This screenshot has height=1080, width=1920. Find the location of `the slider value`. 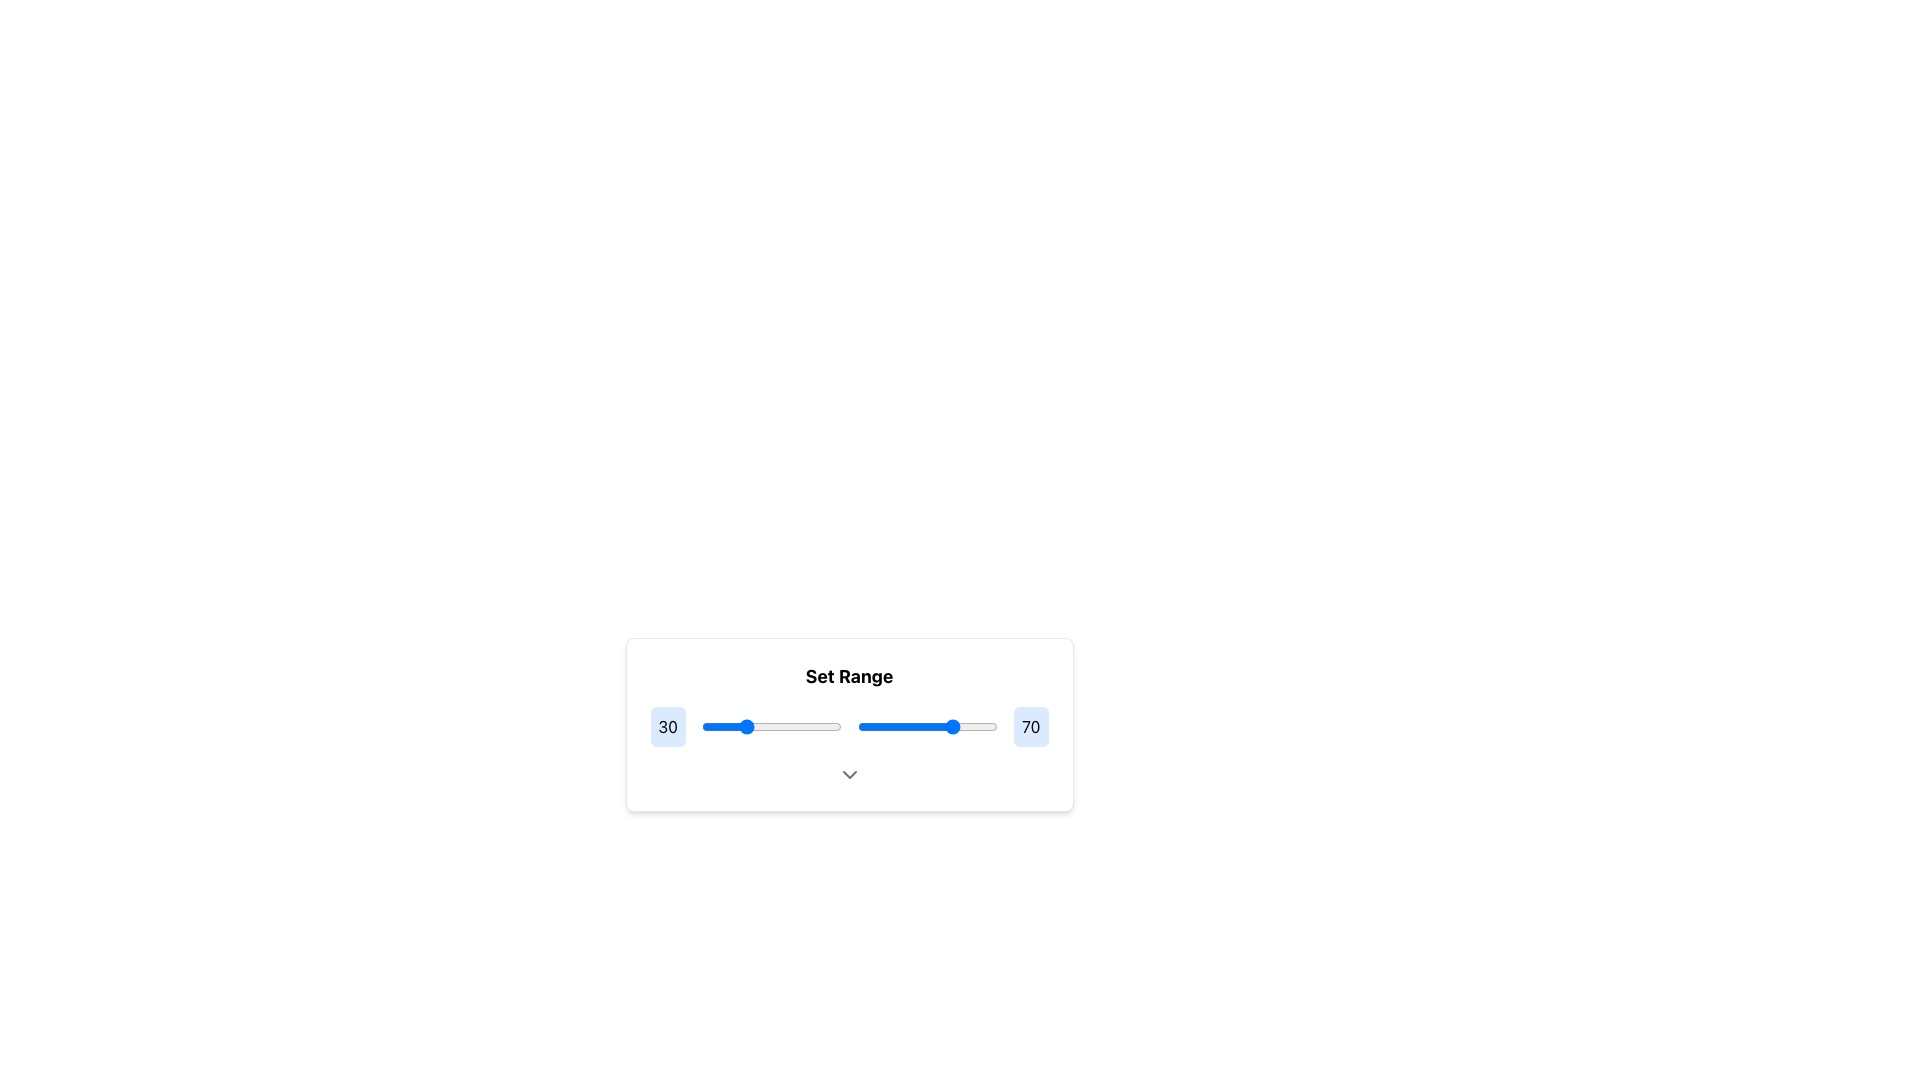

the slider value is located at coordinates (964, 726).